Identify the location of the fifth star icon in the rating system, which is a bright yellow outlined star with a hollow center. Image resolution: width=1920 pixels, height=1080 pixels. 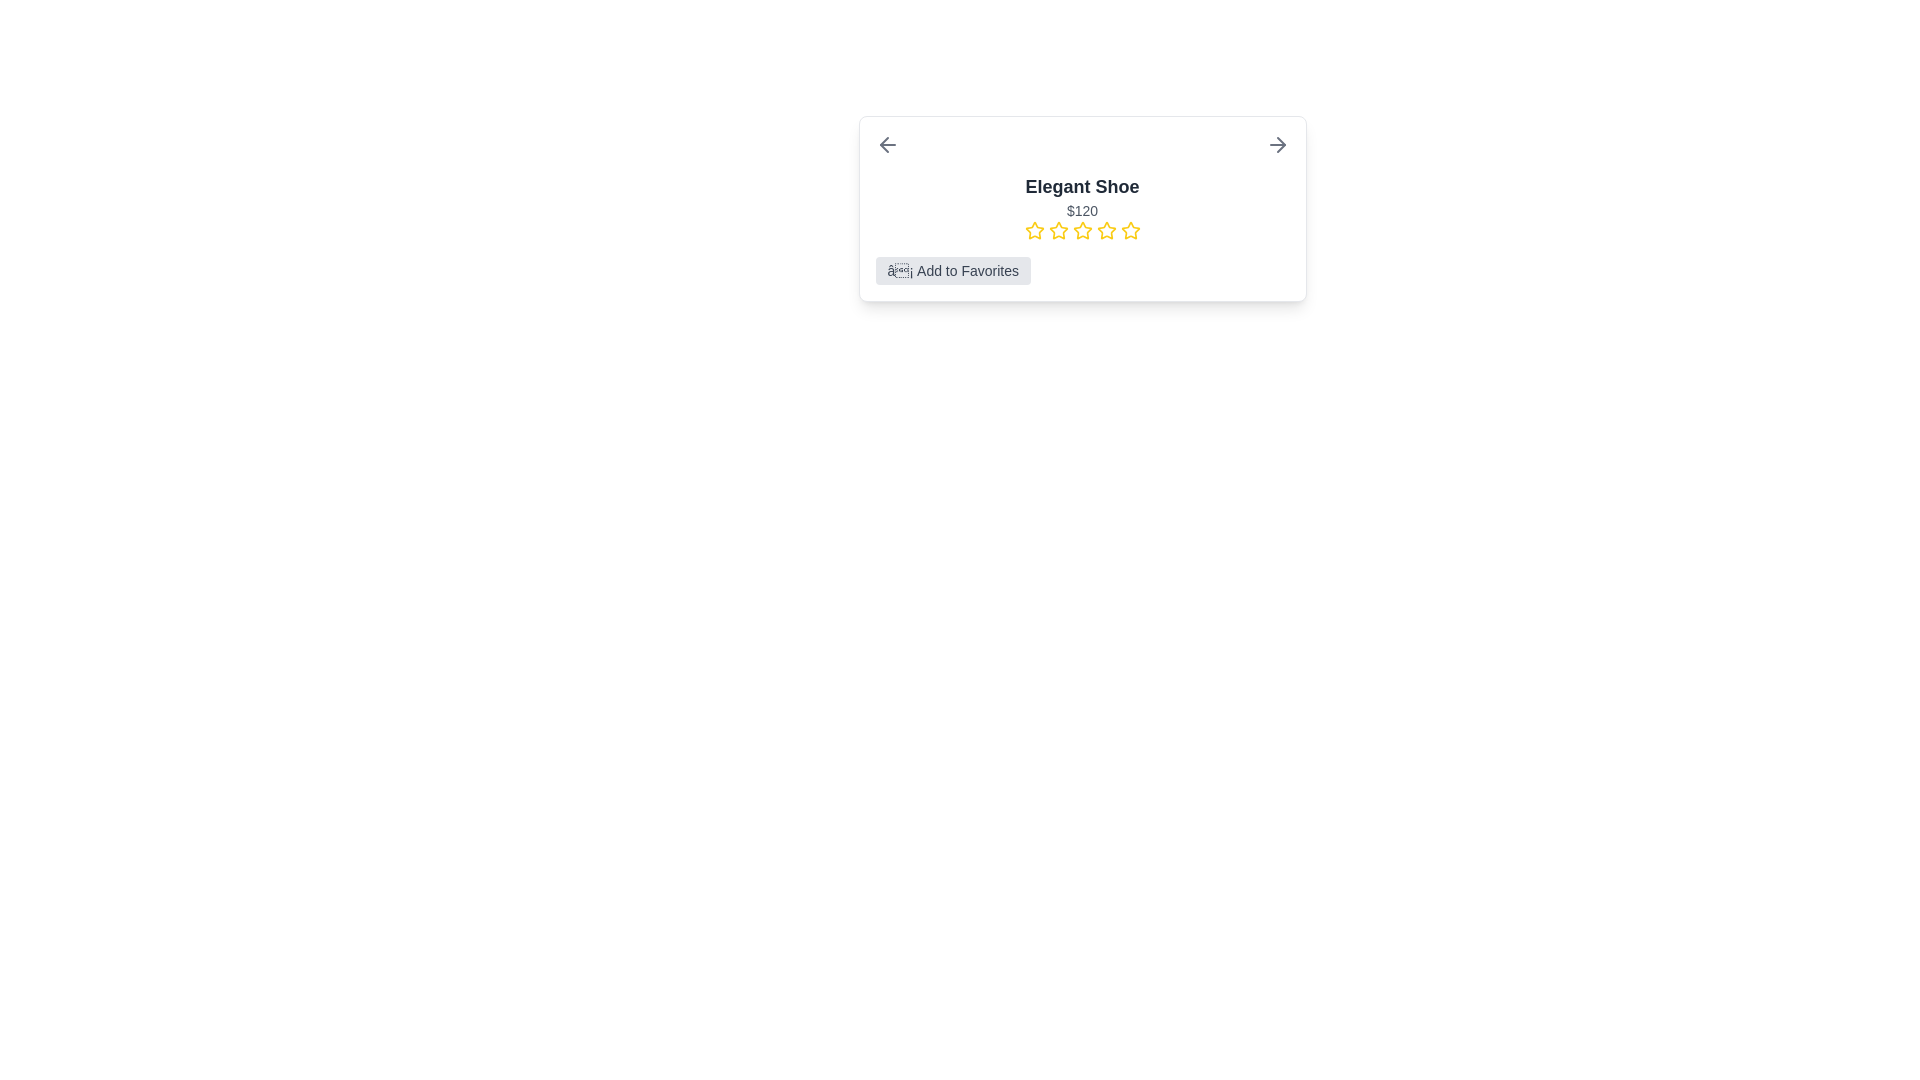
(1130, 229).